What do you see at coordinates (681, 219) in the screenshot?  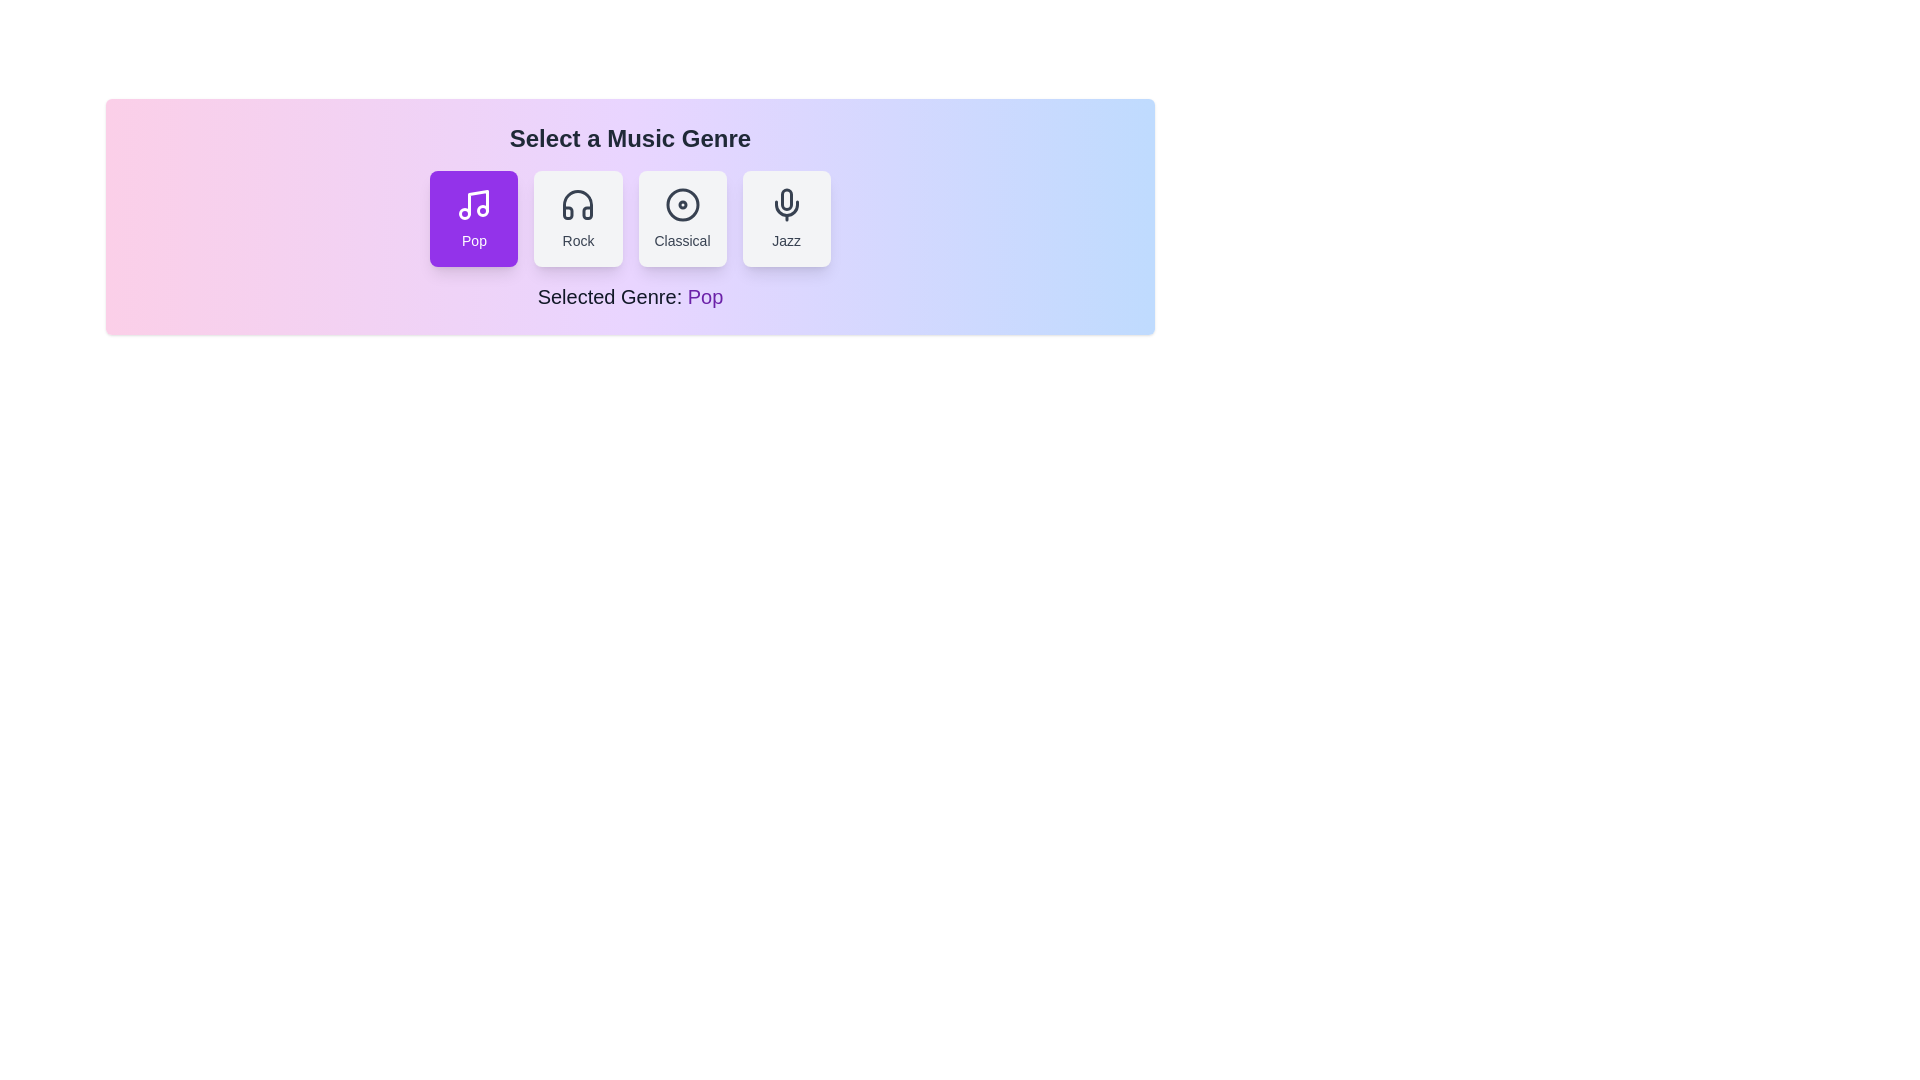 I see `the genre button labeled Classical` at bounding box center [681, 219].